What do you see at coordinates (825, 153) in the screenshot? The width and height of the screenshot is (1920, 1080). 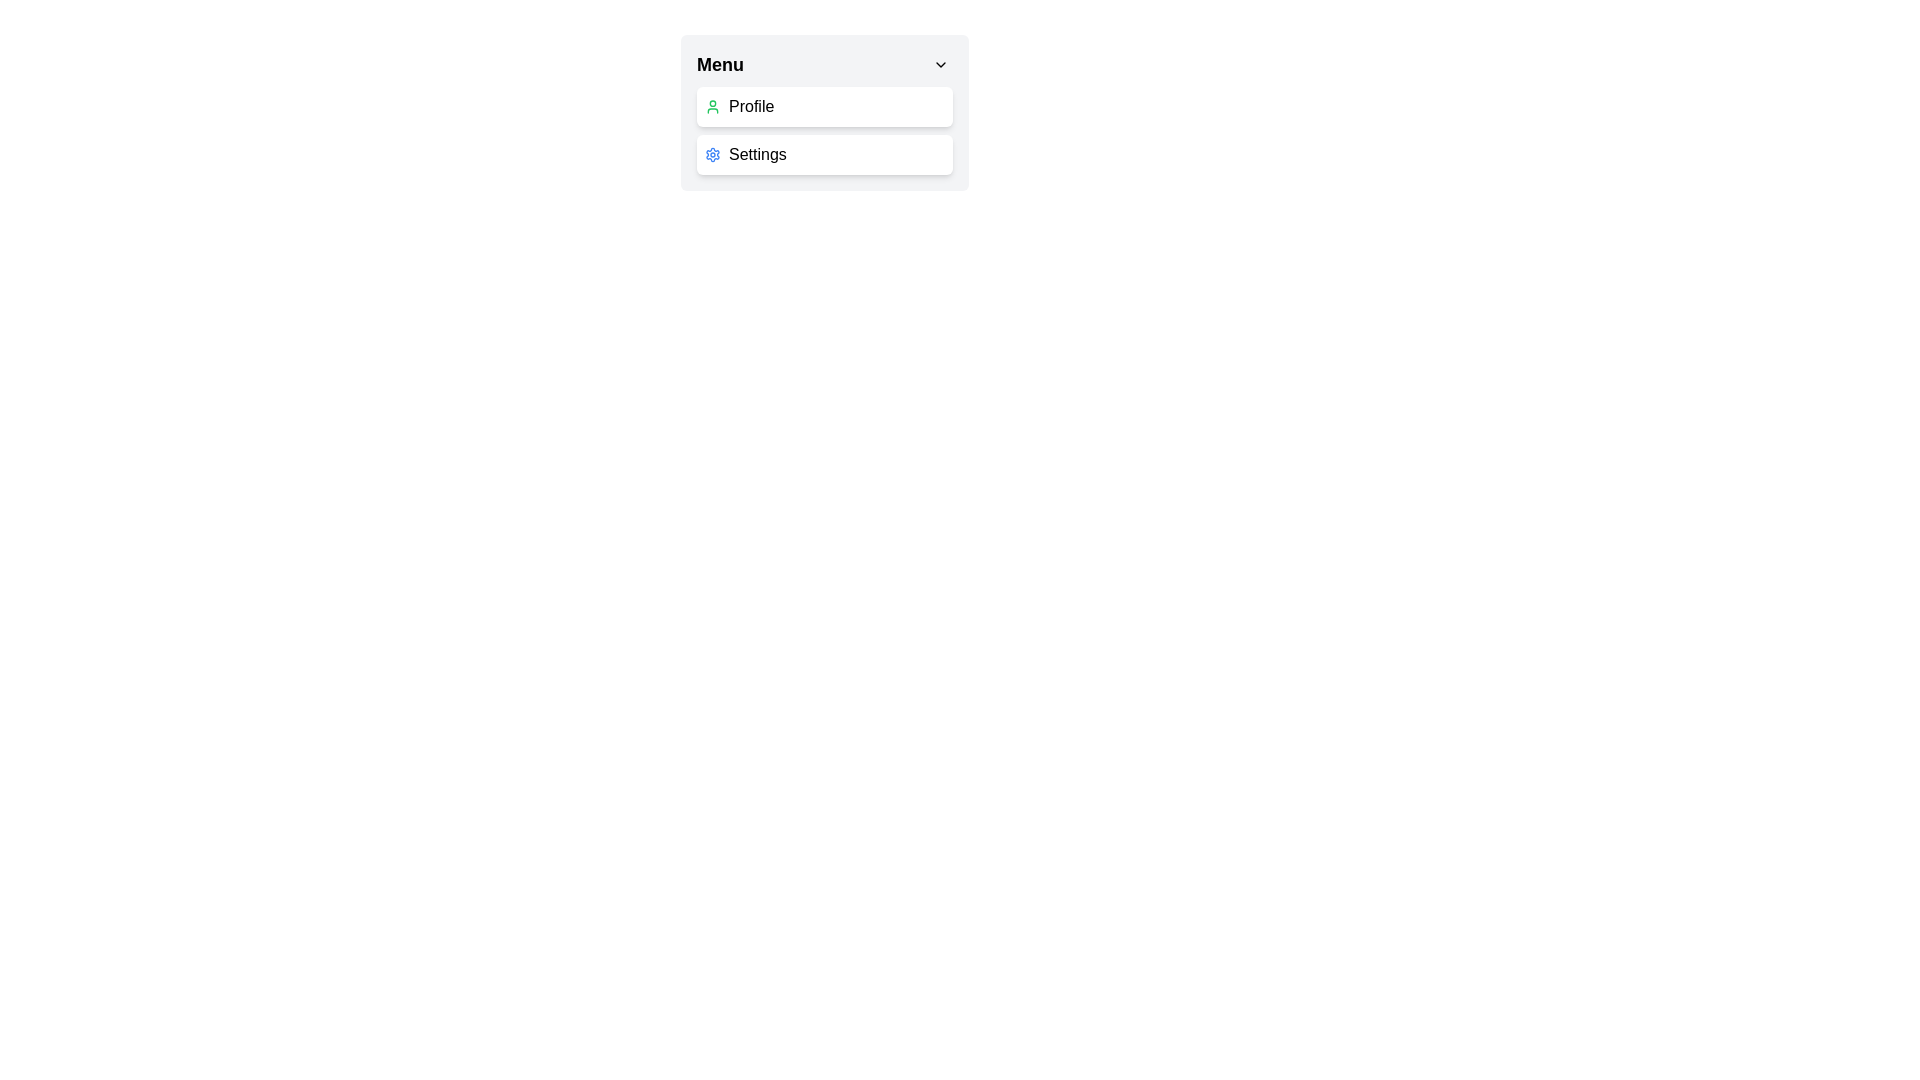 I see `the 'Settings' button located centrally beneath the 'Profile' button` at bounding box center [825, 153].